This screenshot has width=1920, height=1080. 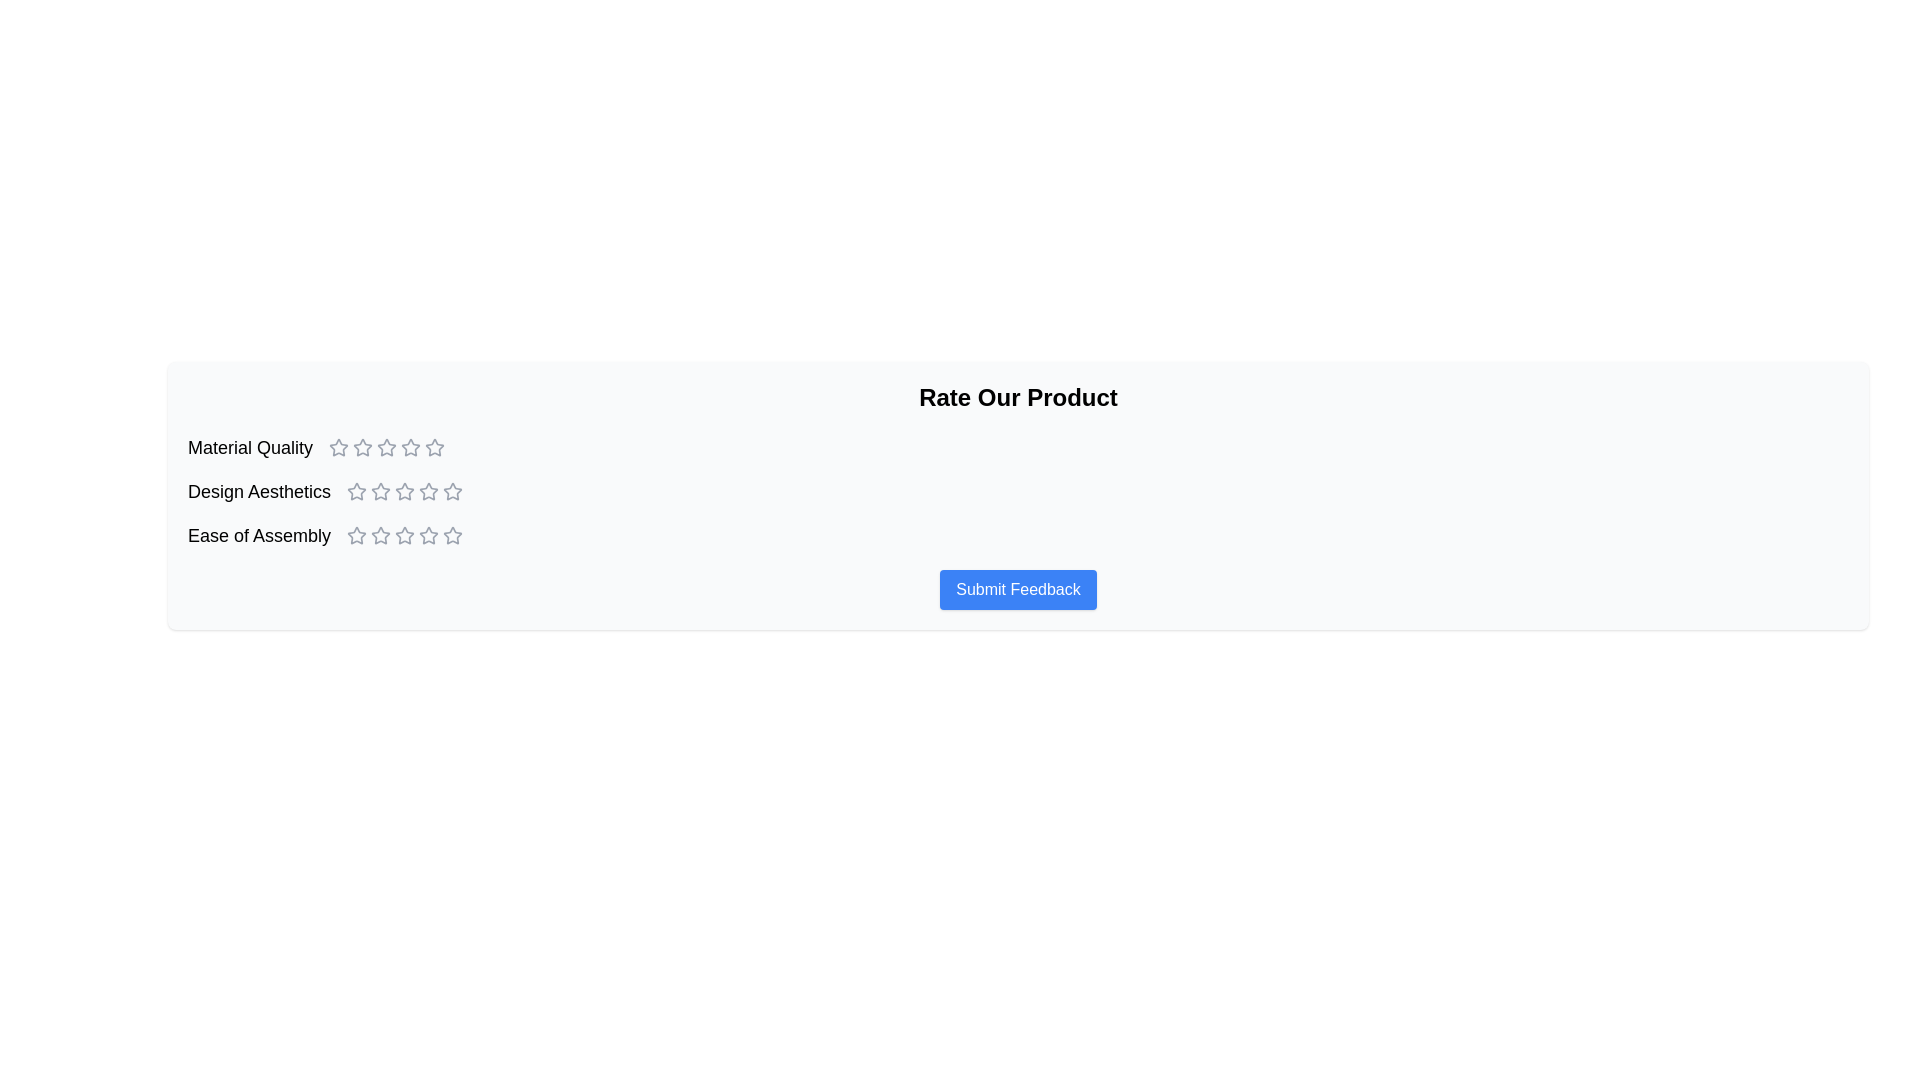 What do you see at coordinates (452, 491) in the screenshot?
I see `the second star in the five-star rating component under the 'Design Aesthetics' category` at bounding box center [452, 491].